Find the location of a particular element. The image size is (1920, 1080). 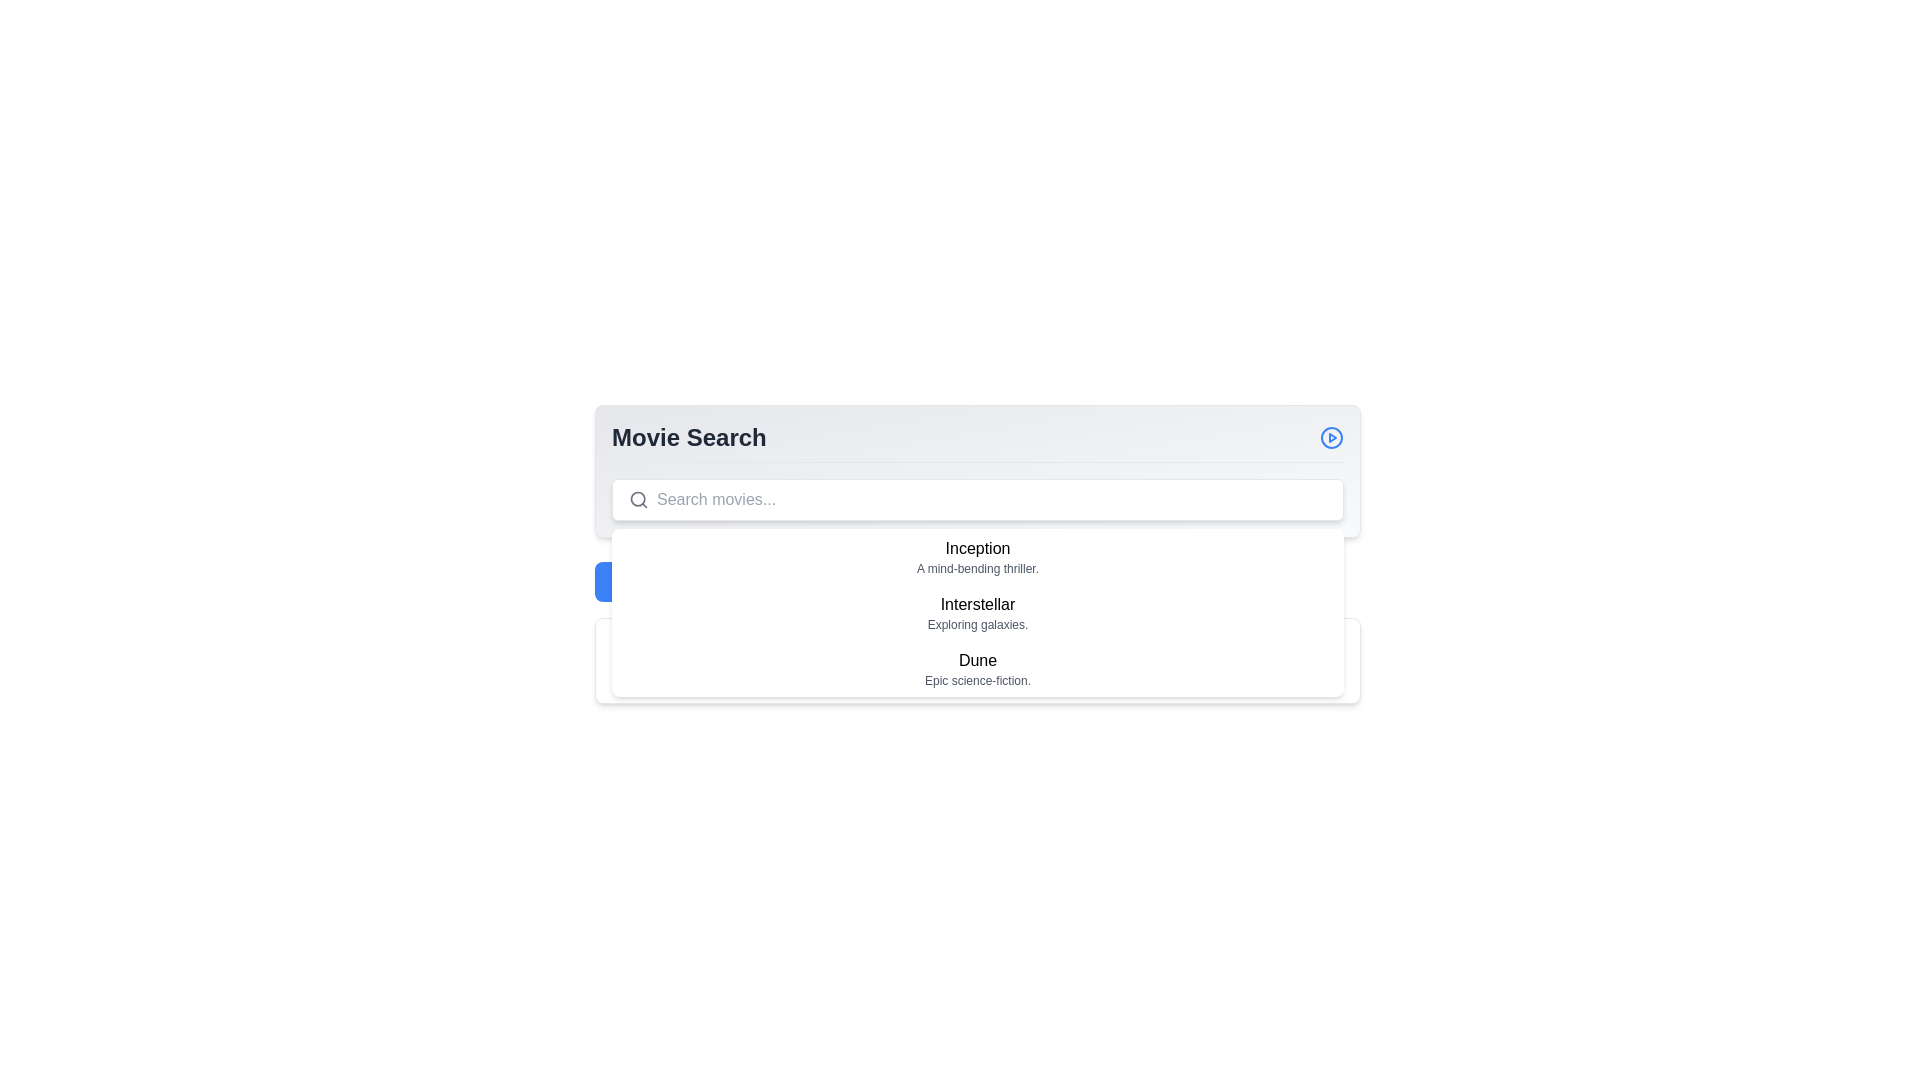

to select the list item displaying 'Dune' in bold, large font from the dropdown menu is located at coordinates (978, 668).